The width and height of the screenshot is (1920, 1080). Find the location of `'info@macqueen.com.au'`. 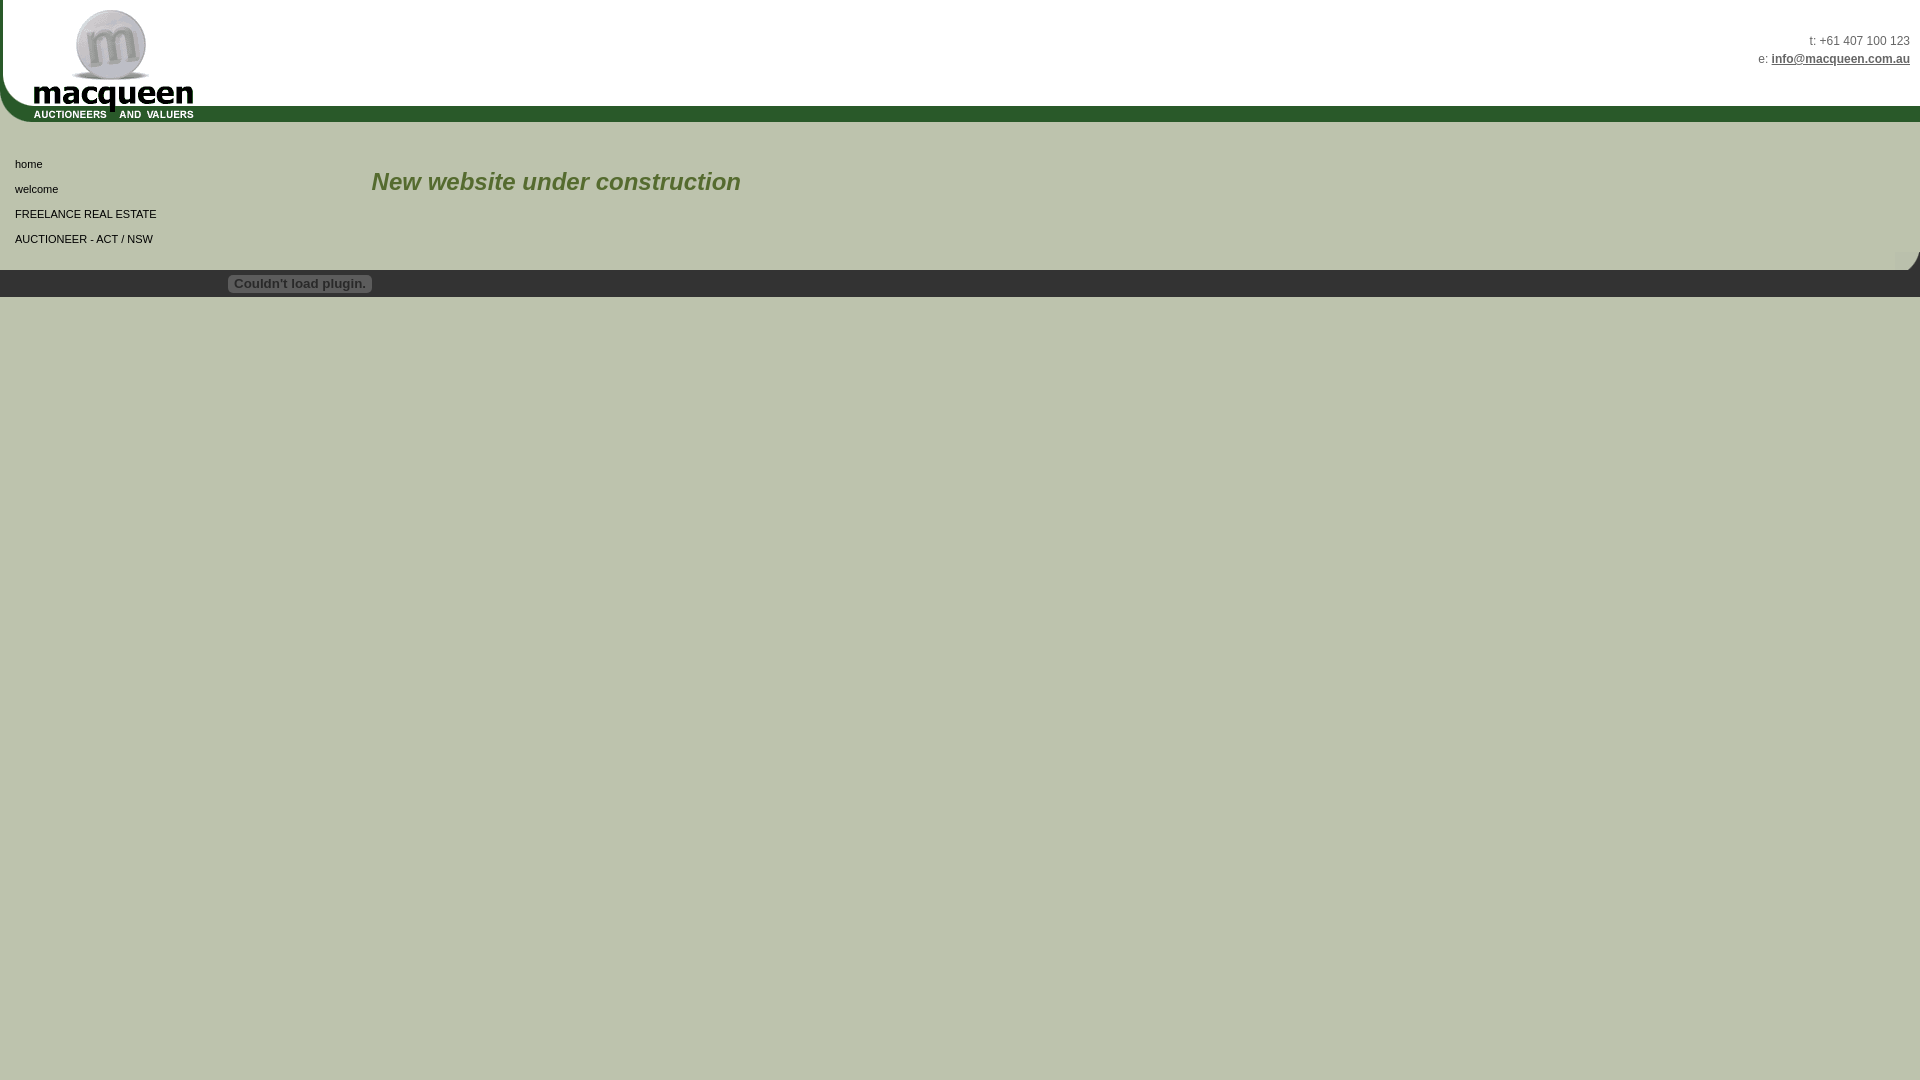

'info@macqueen.com.au' is located at coordinates (1840, 57).